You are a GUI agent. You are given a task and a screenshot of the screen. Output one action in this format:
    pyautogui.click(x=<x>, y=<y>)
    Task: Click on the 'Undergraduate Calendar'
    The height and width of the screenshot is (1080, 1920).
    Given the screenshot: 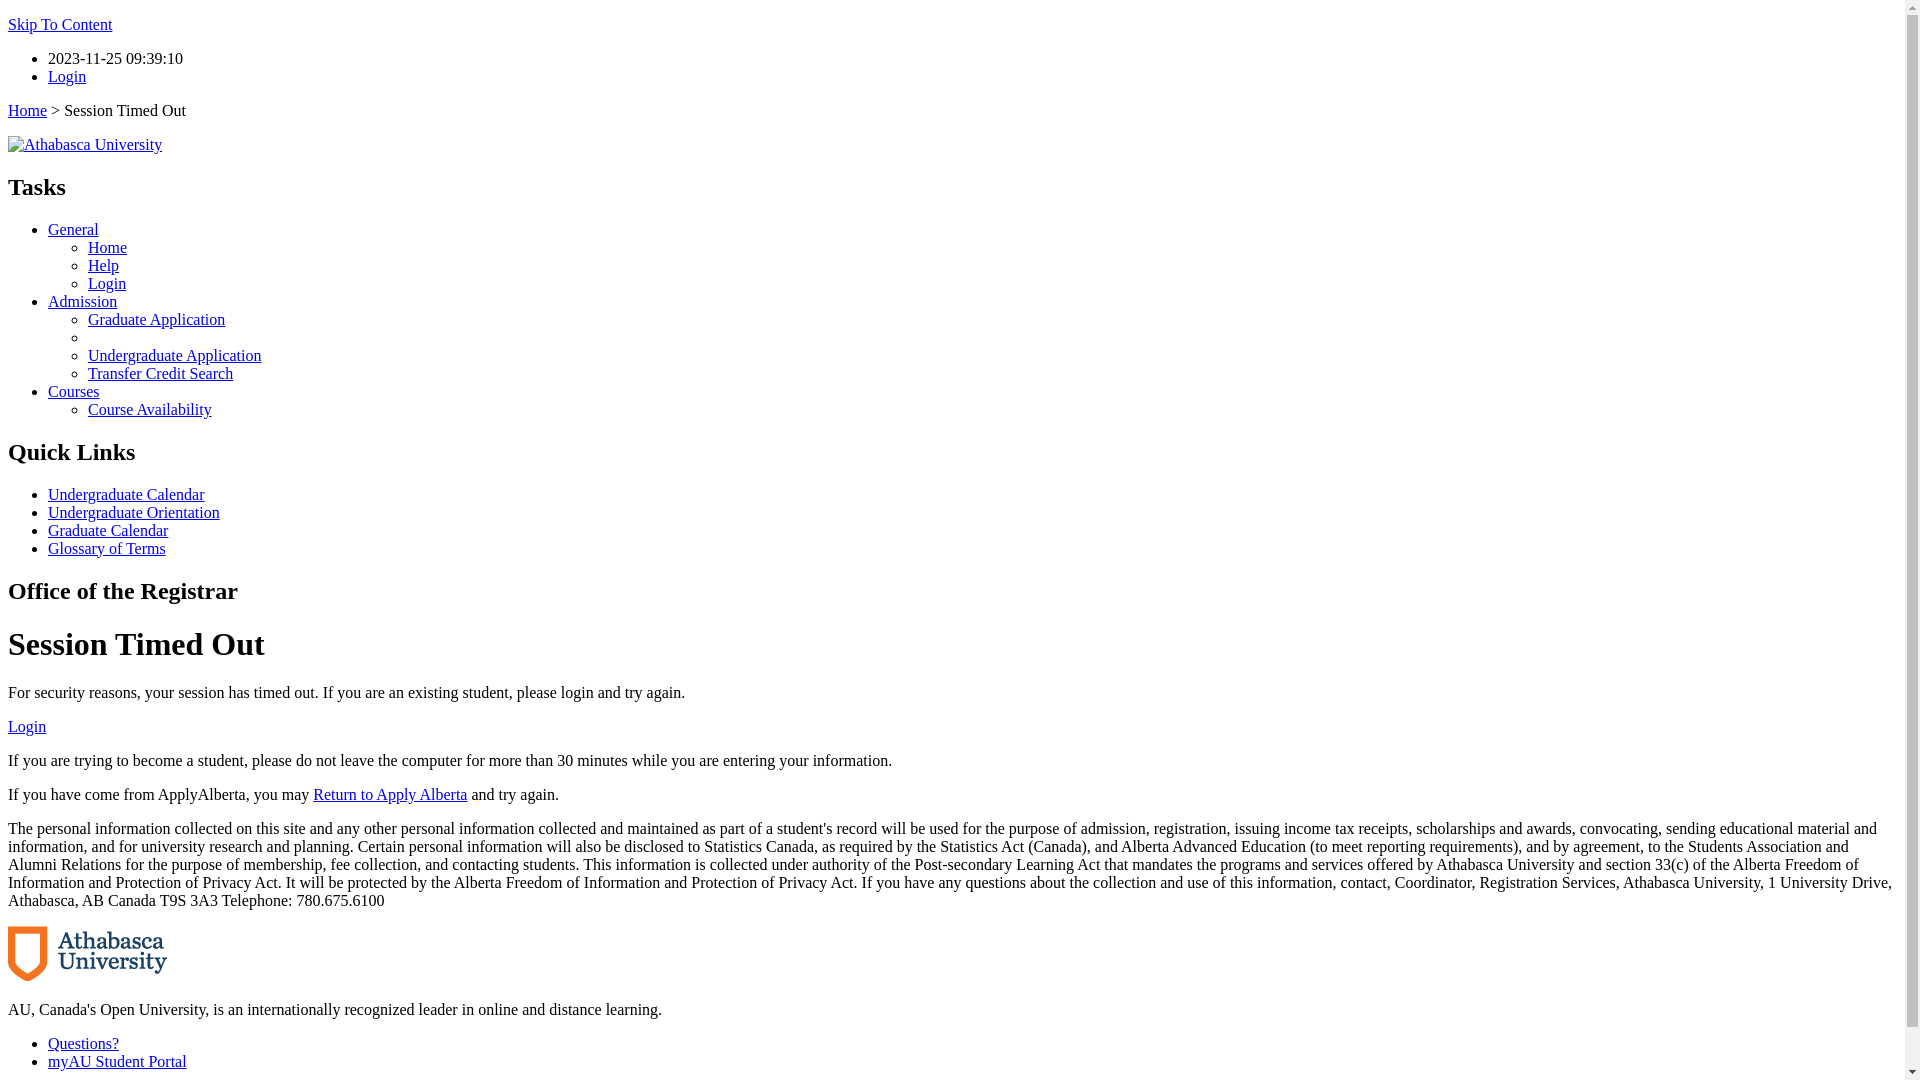 What is the action you would take?
    pyautogui.click(x=125, y=494)
    